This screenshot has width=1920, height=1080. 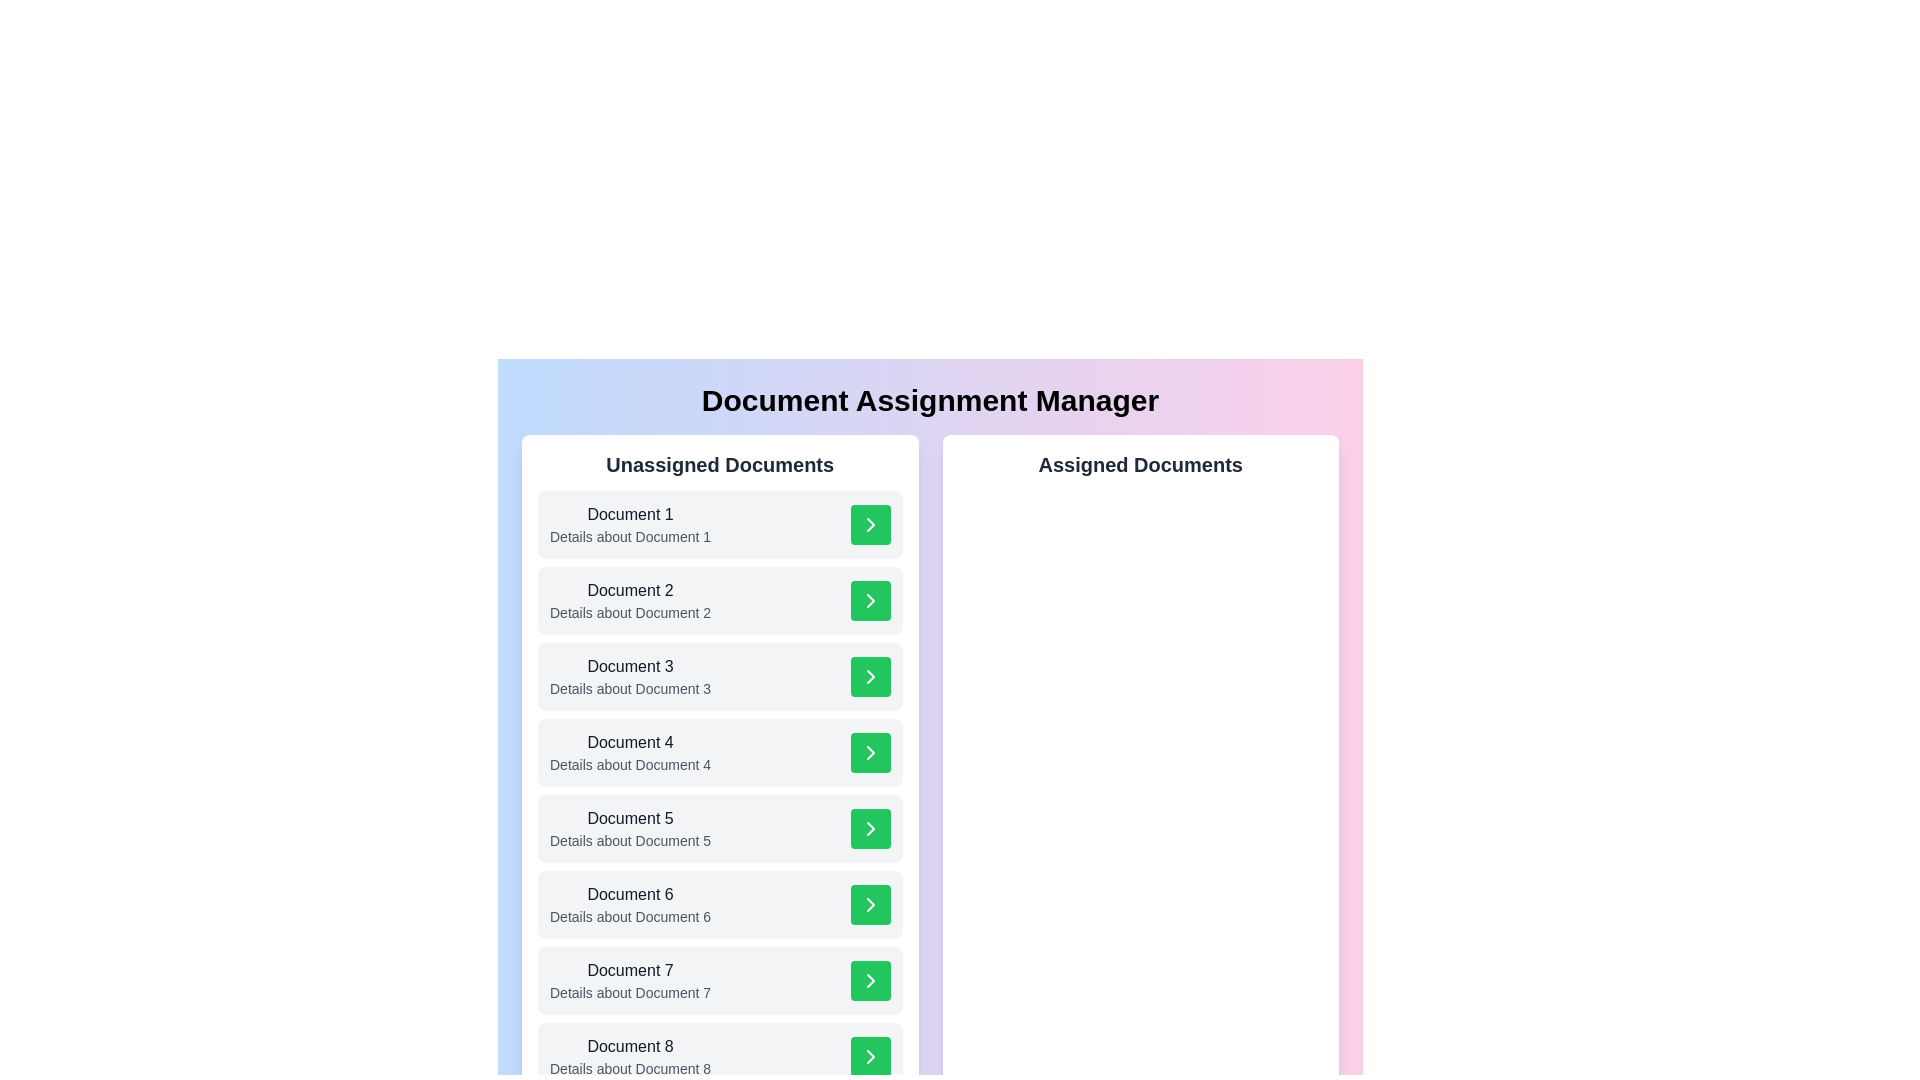 I want to click on the label displaying 'Document 3' in the 'Unassigned Documents' section, which is the third item in the list, so click(x=629, y=667).